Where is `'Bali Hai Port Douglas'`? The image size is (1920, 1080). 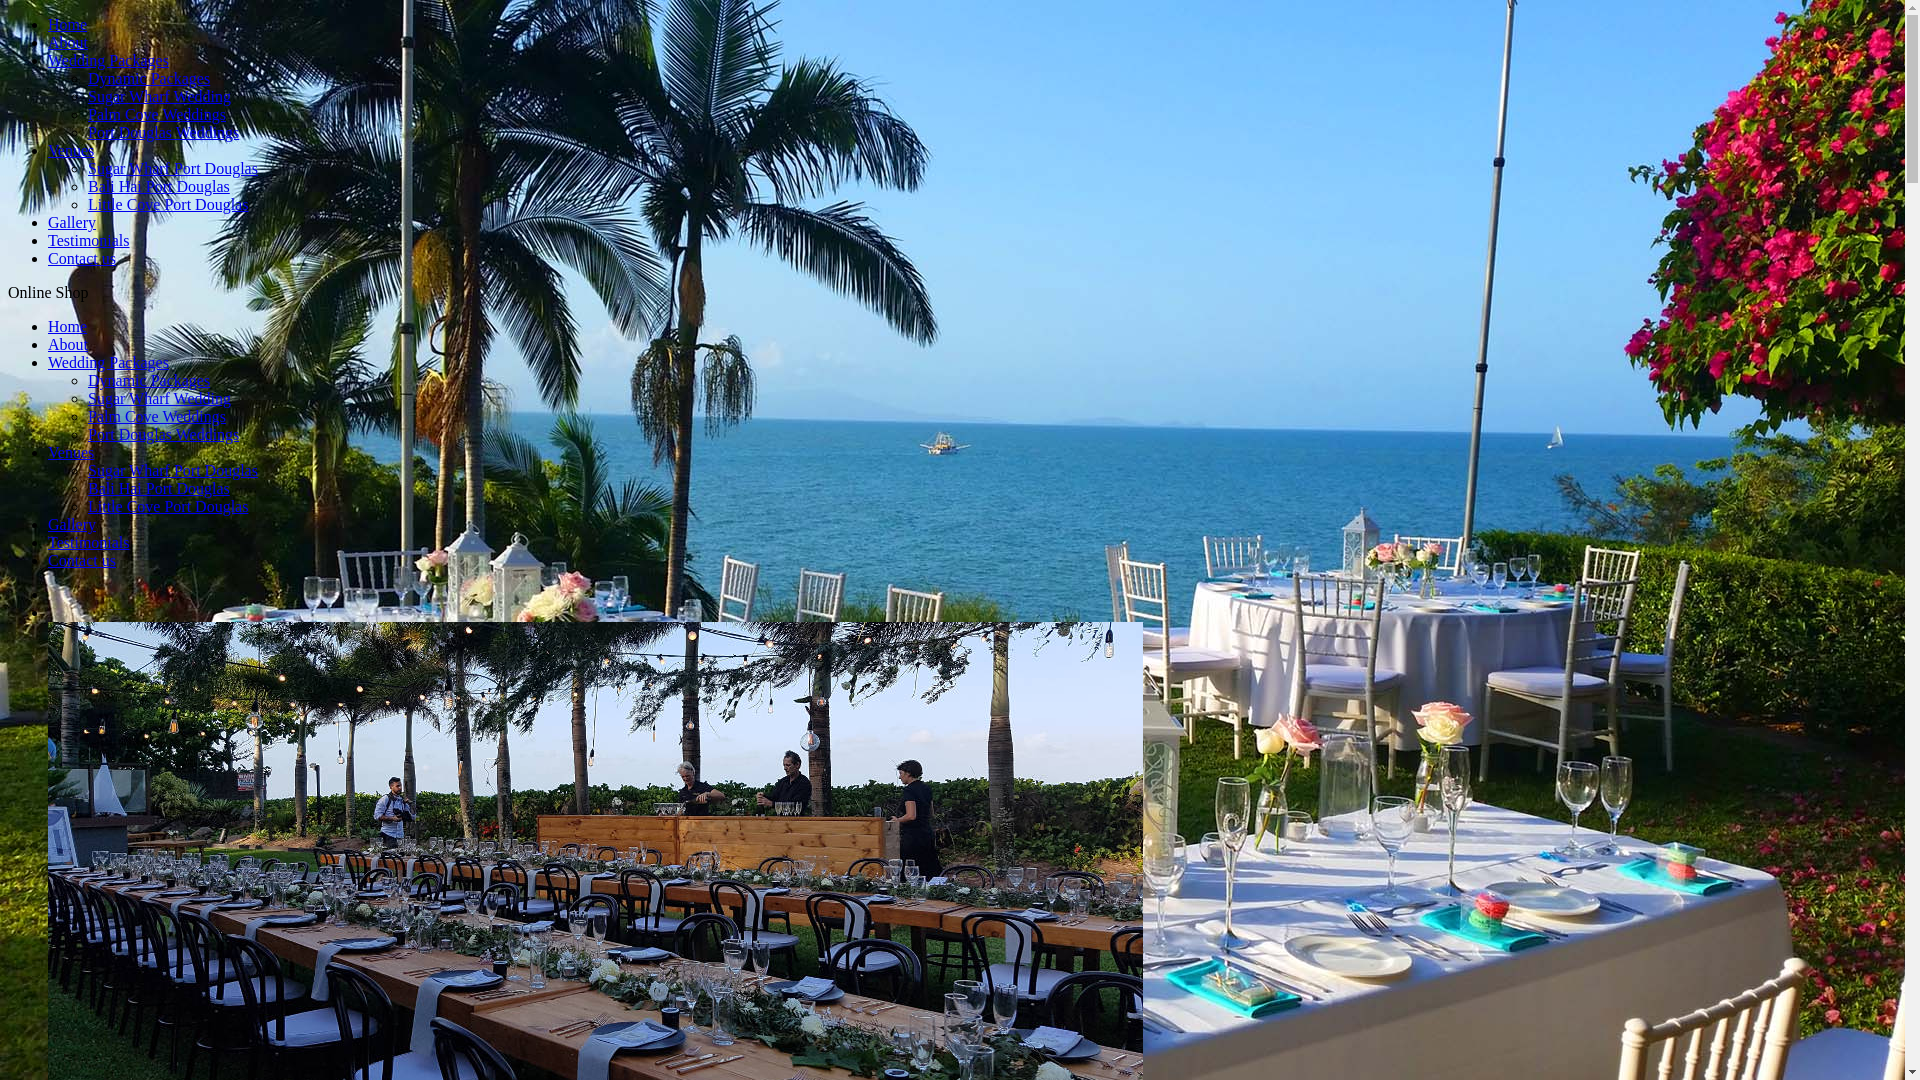
'Bali Hai Port Douglas' is located at coordinates (157, 186).